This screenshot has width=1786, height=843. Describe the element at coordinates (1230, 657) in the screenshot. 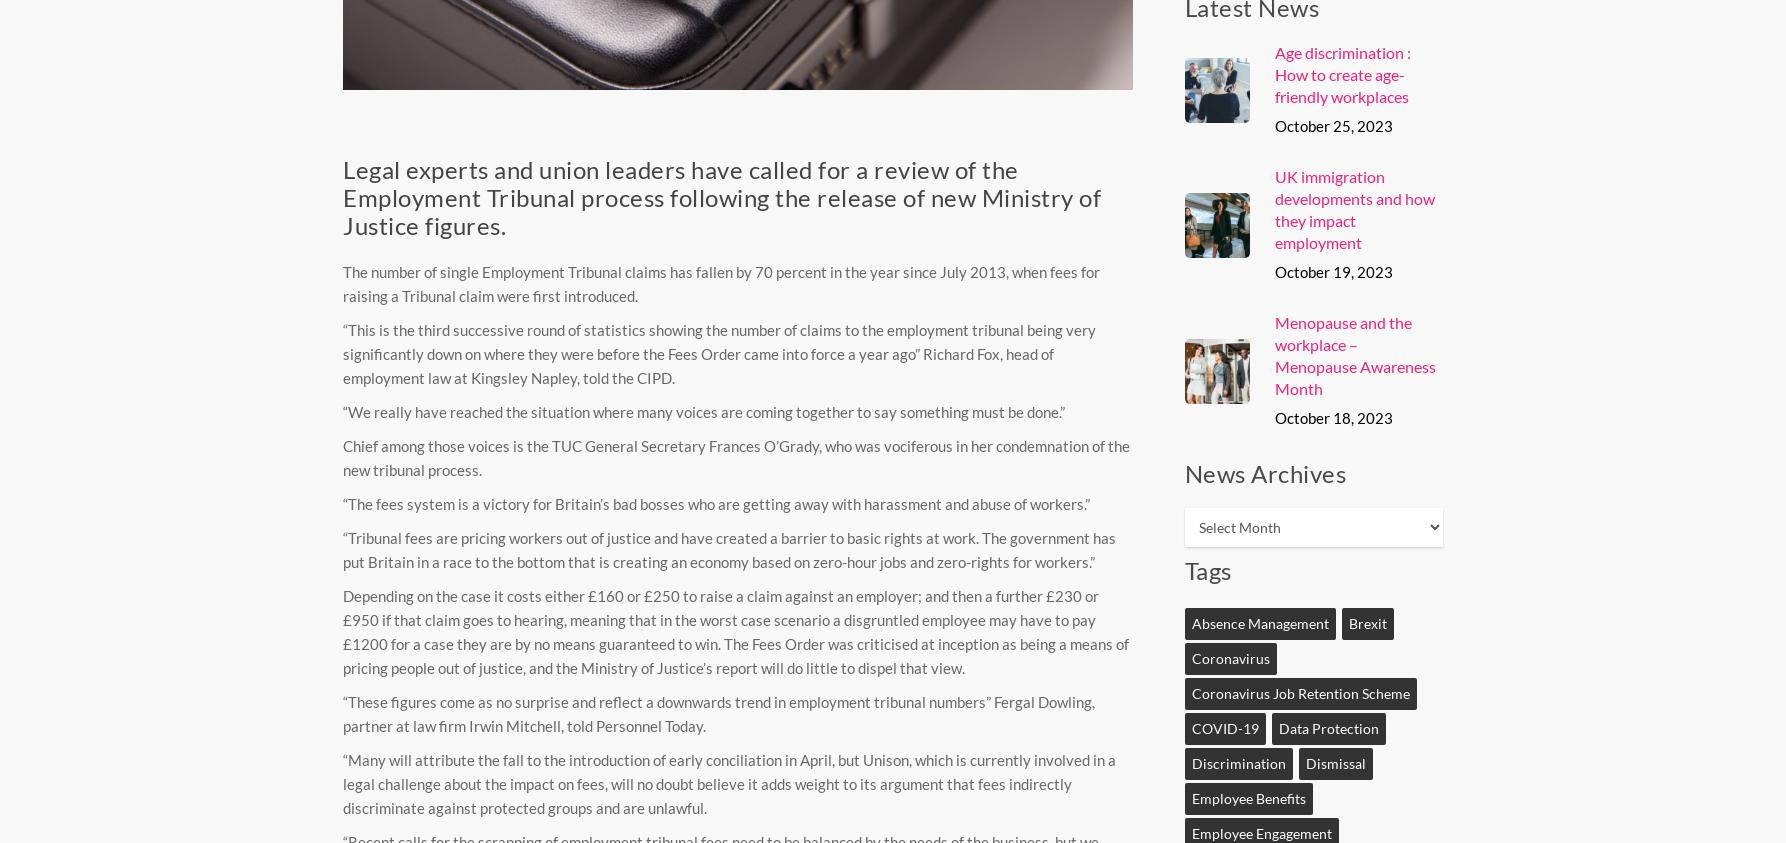

I see `'Coronavirus'` at that location.